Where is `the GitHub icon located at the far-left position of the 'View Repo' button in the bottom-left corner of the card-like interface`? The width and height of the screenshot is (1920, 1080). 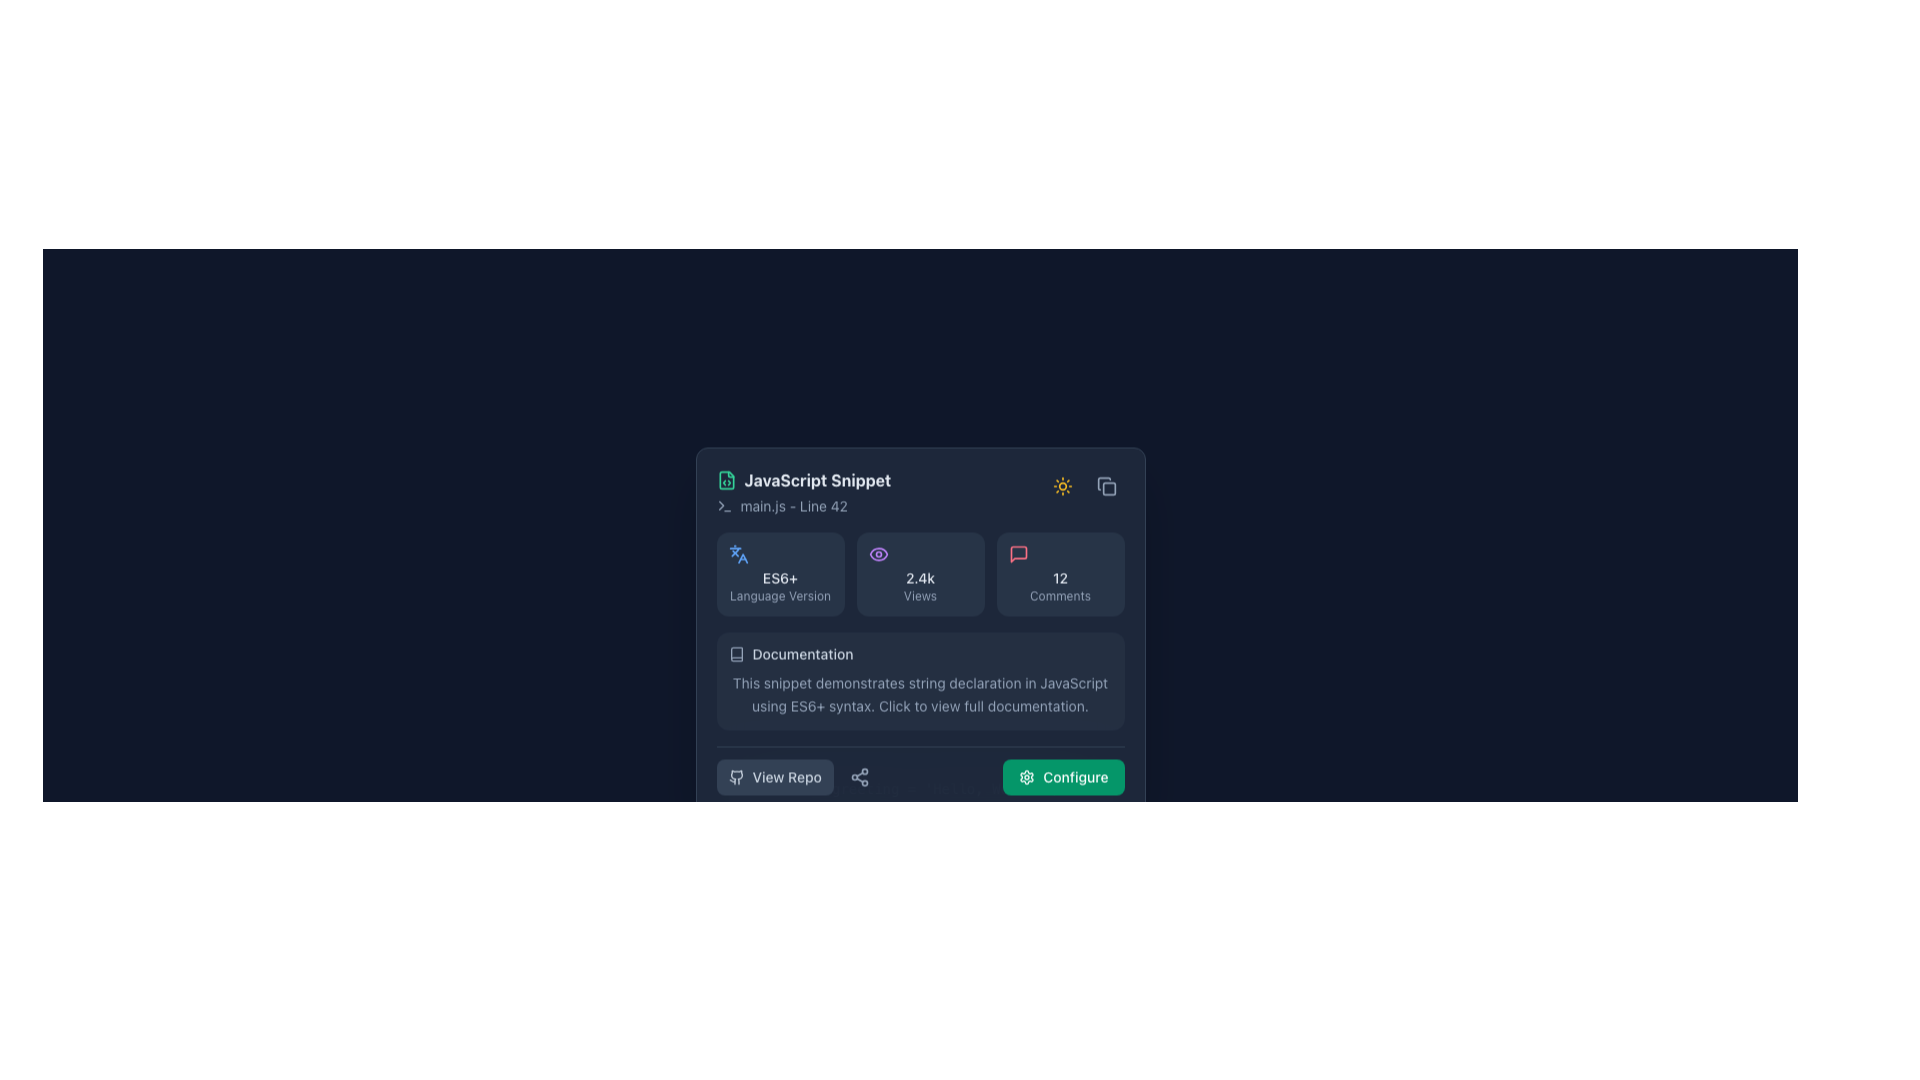 the GitHub icon located at the far-left position of the 'View Repo' button in the bottom-left corner of the card-like interface is located at coordinates (735, 775).